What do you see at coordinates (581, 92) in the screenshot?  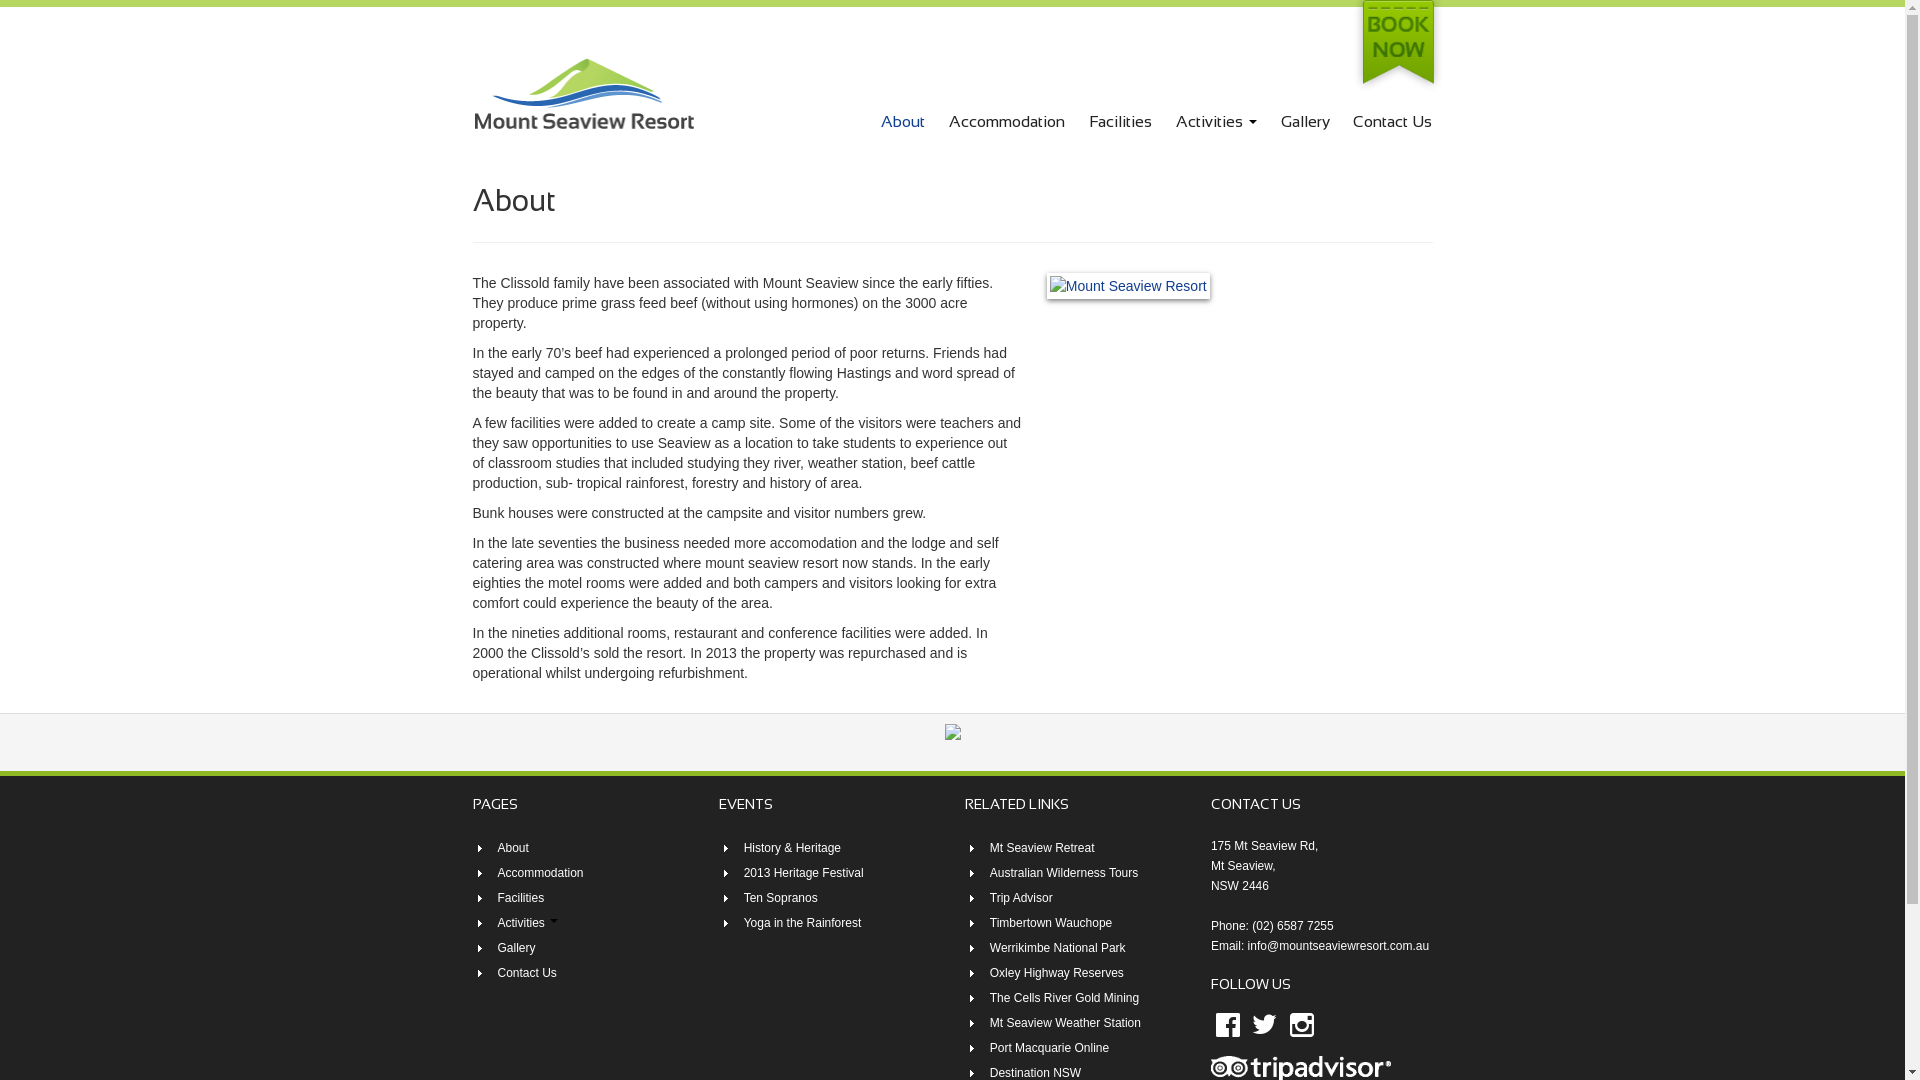 I see `'Mount Seaview Resort'` at bounding box center [581, 92].